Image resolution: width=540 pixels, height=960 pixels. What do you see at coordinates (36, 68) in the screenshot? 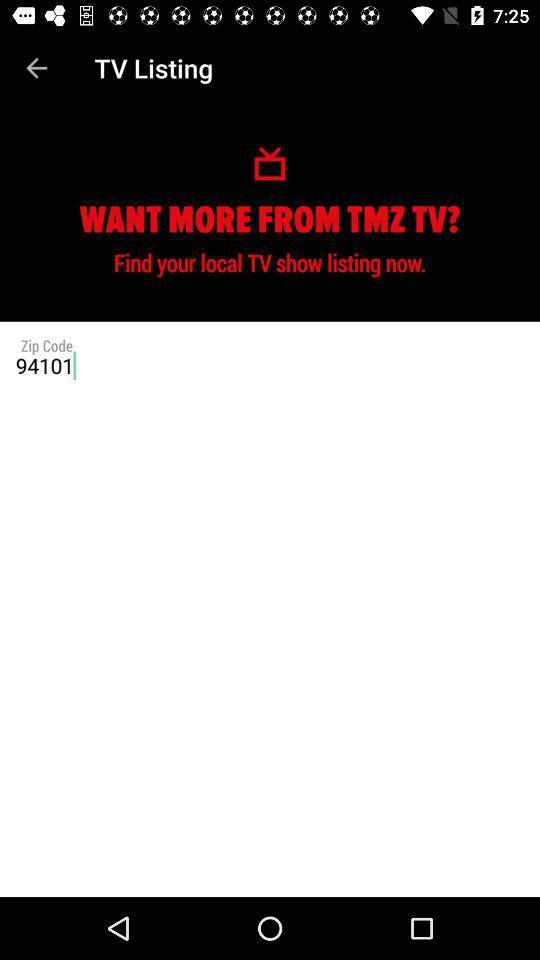
I see `icon to the left of the tv listing icon` at bounding box center [36, 68].